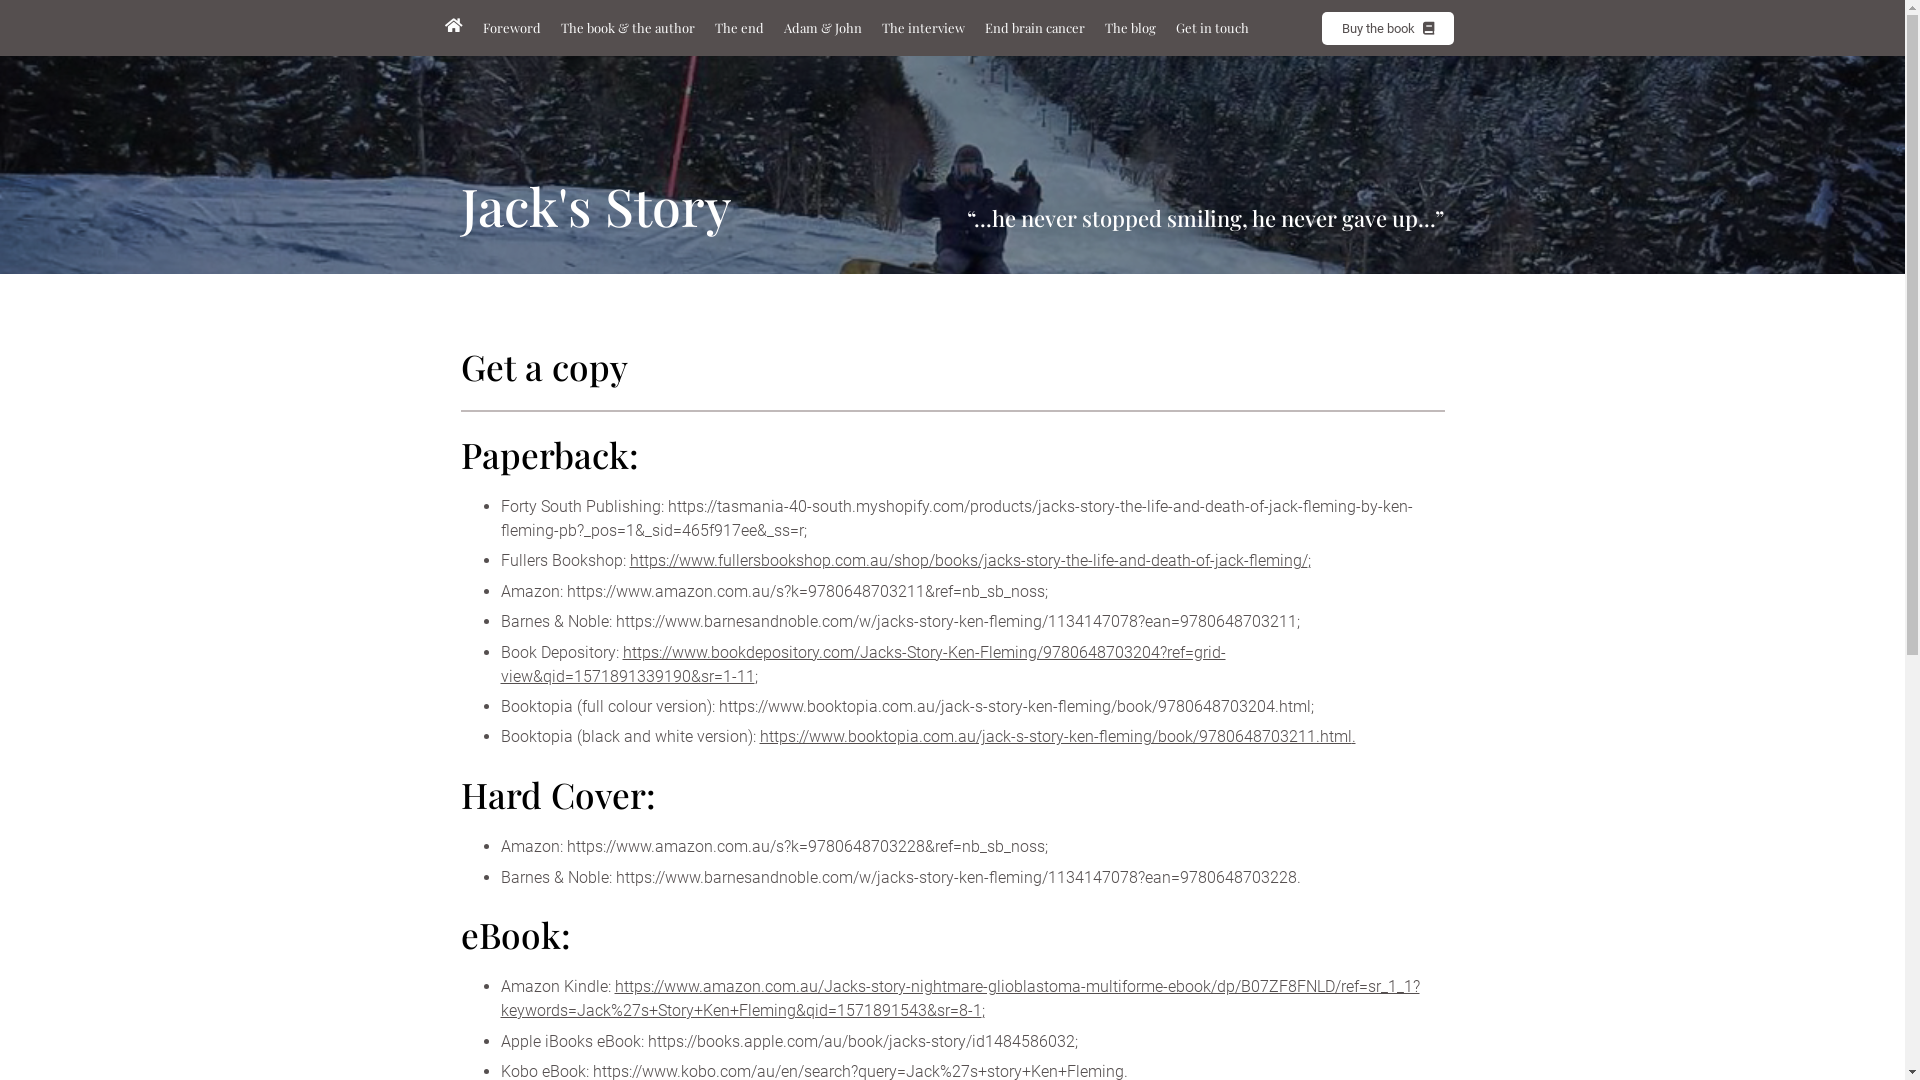 The image size is (1920, 1080). I want to click on 'The blog', so click(1098, 27).